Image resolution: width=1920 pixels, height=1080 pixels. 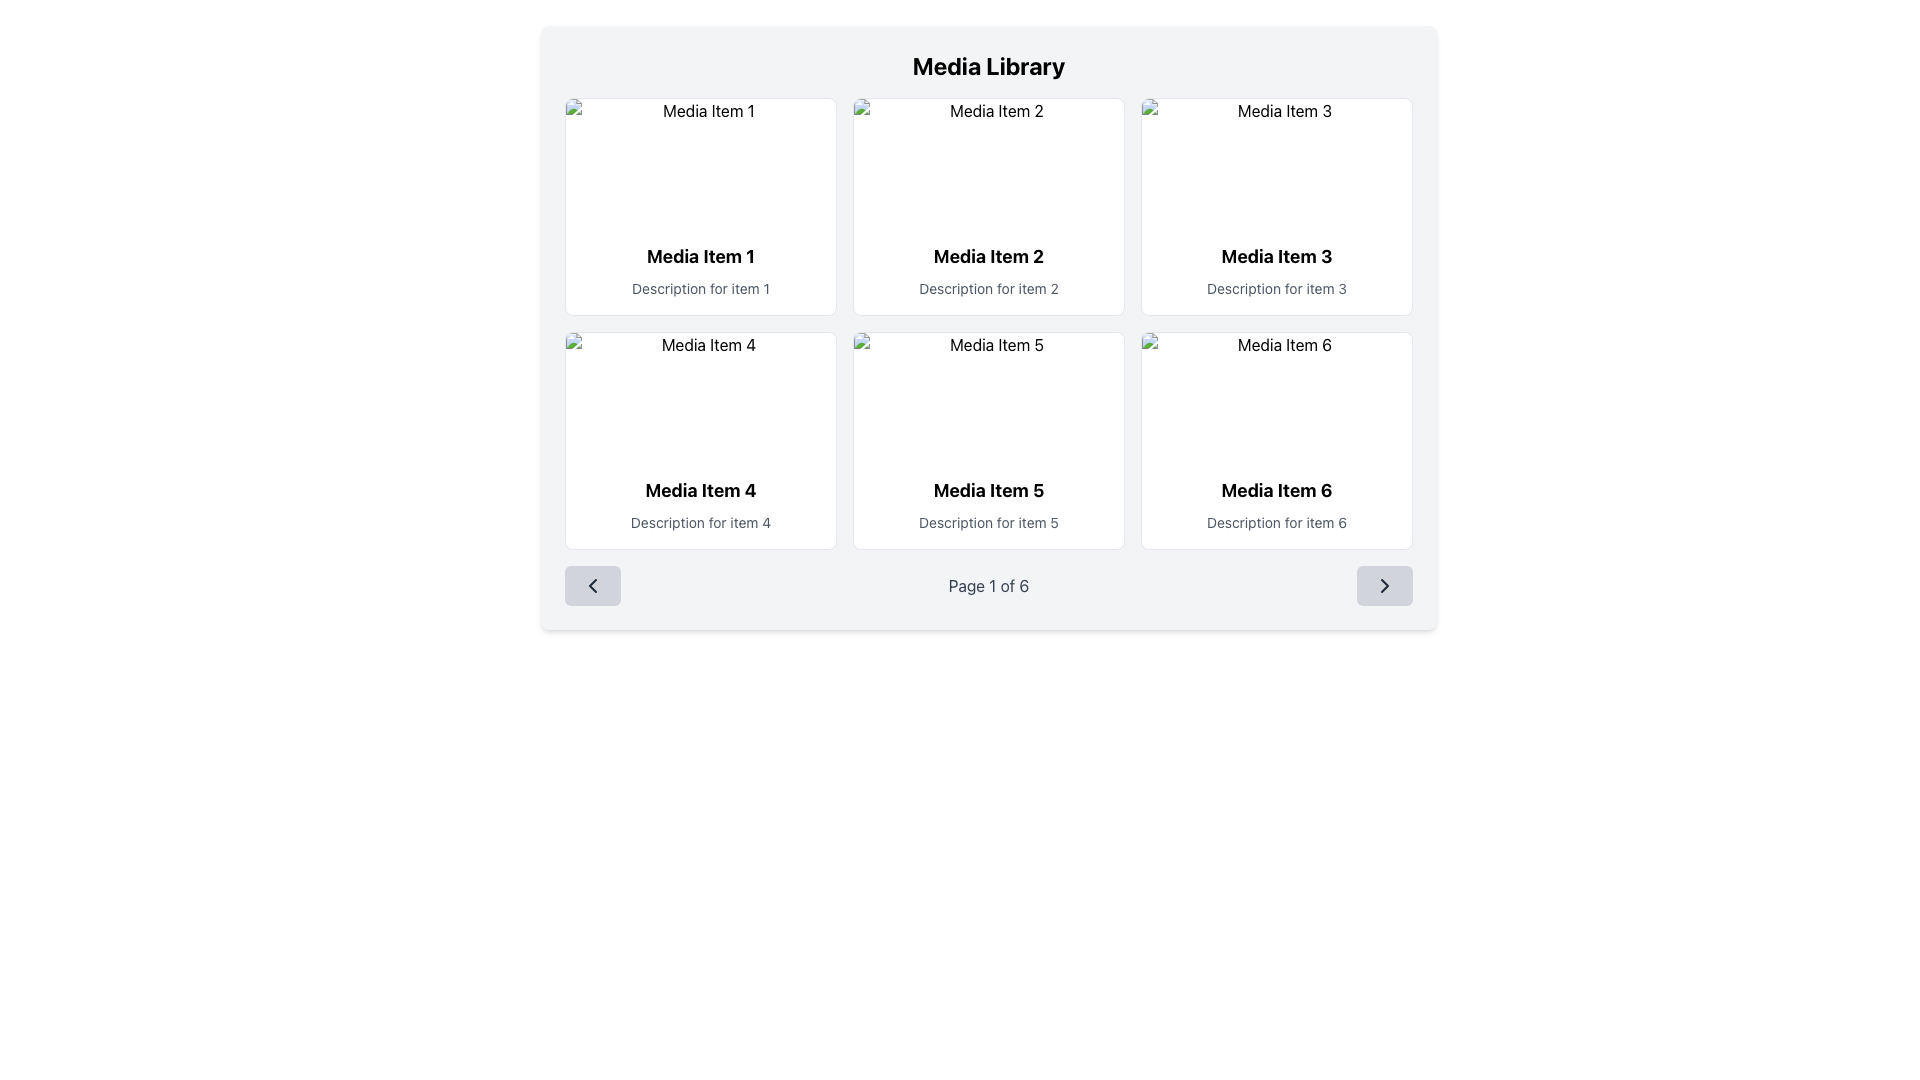 What do you see at coordinates (1384, 585) in the screenshot?
I see `the chevron-shaped button representing a rightward direction in the bottom-right corner of the media library interface` at bounding box center [1384, 585].